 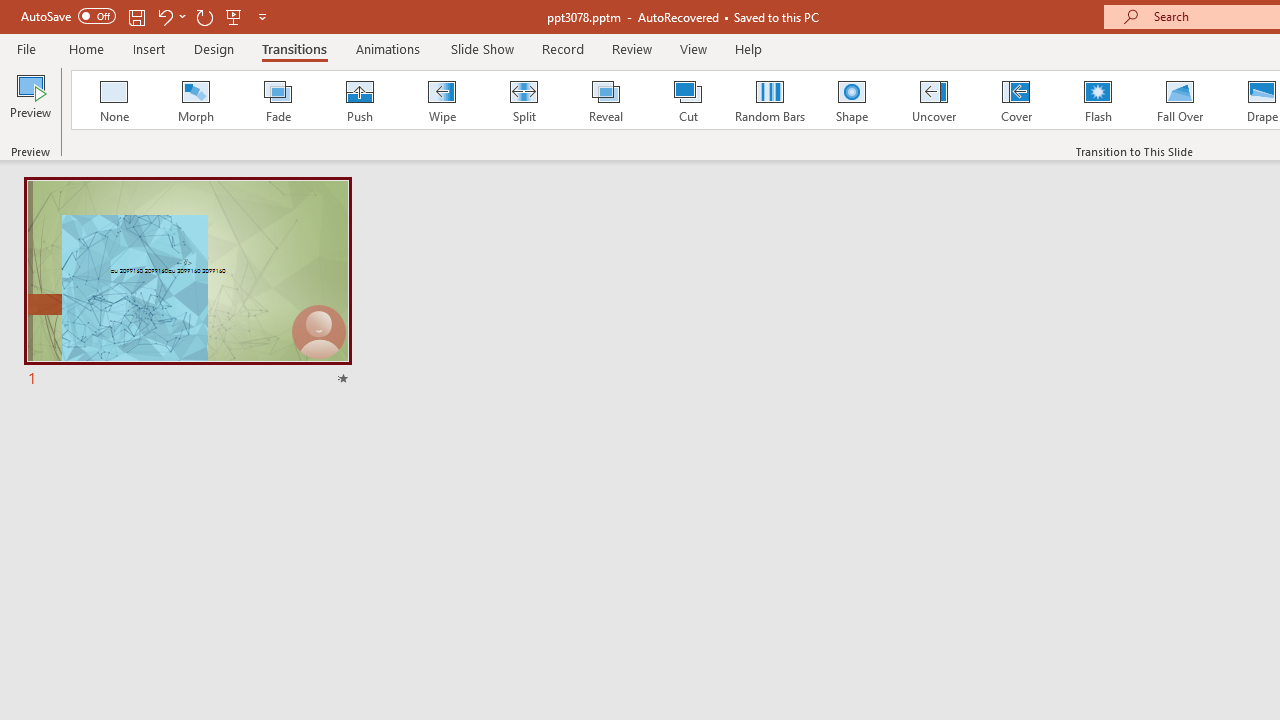 I want to click on 'Cover', so click(x=1016, y=100).